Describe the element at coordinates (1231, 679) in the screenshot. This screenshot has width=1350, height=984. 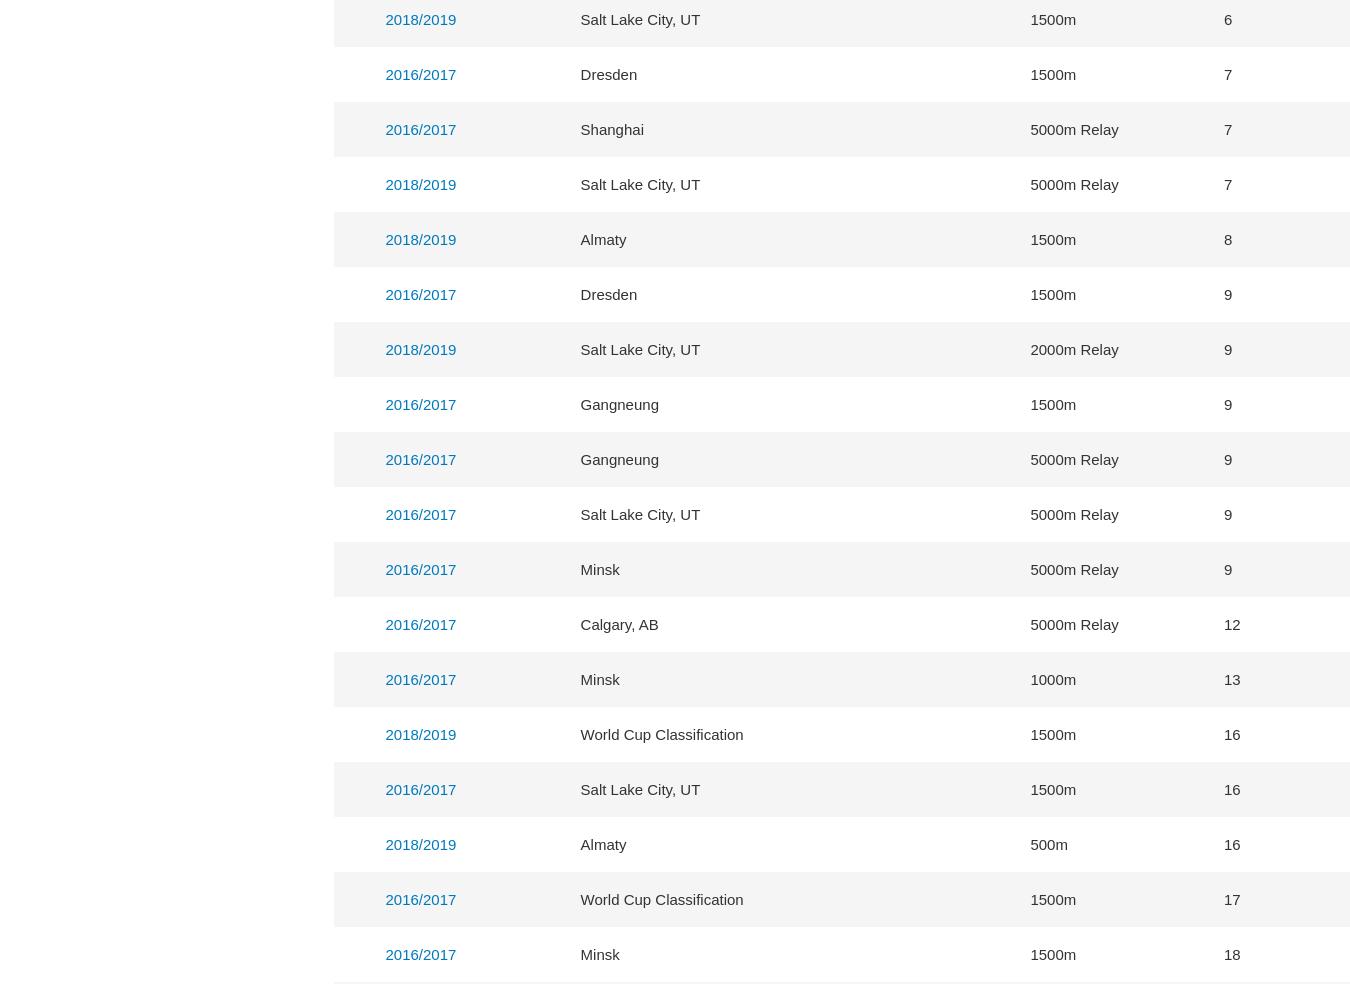
I see `'13'` at that location.